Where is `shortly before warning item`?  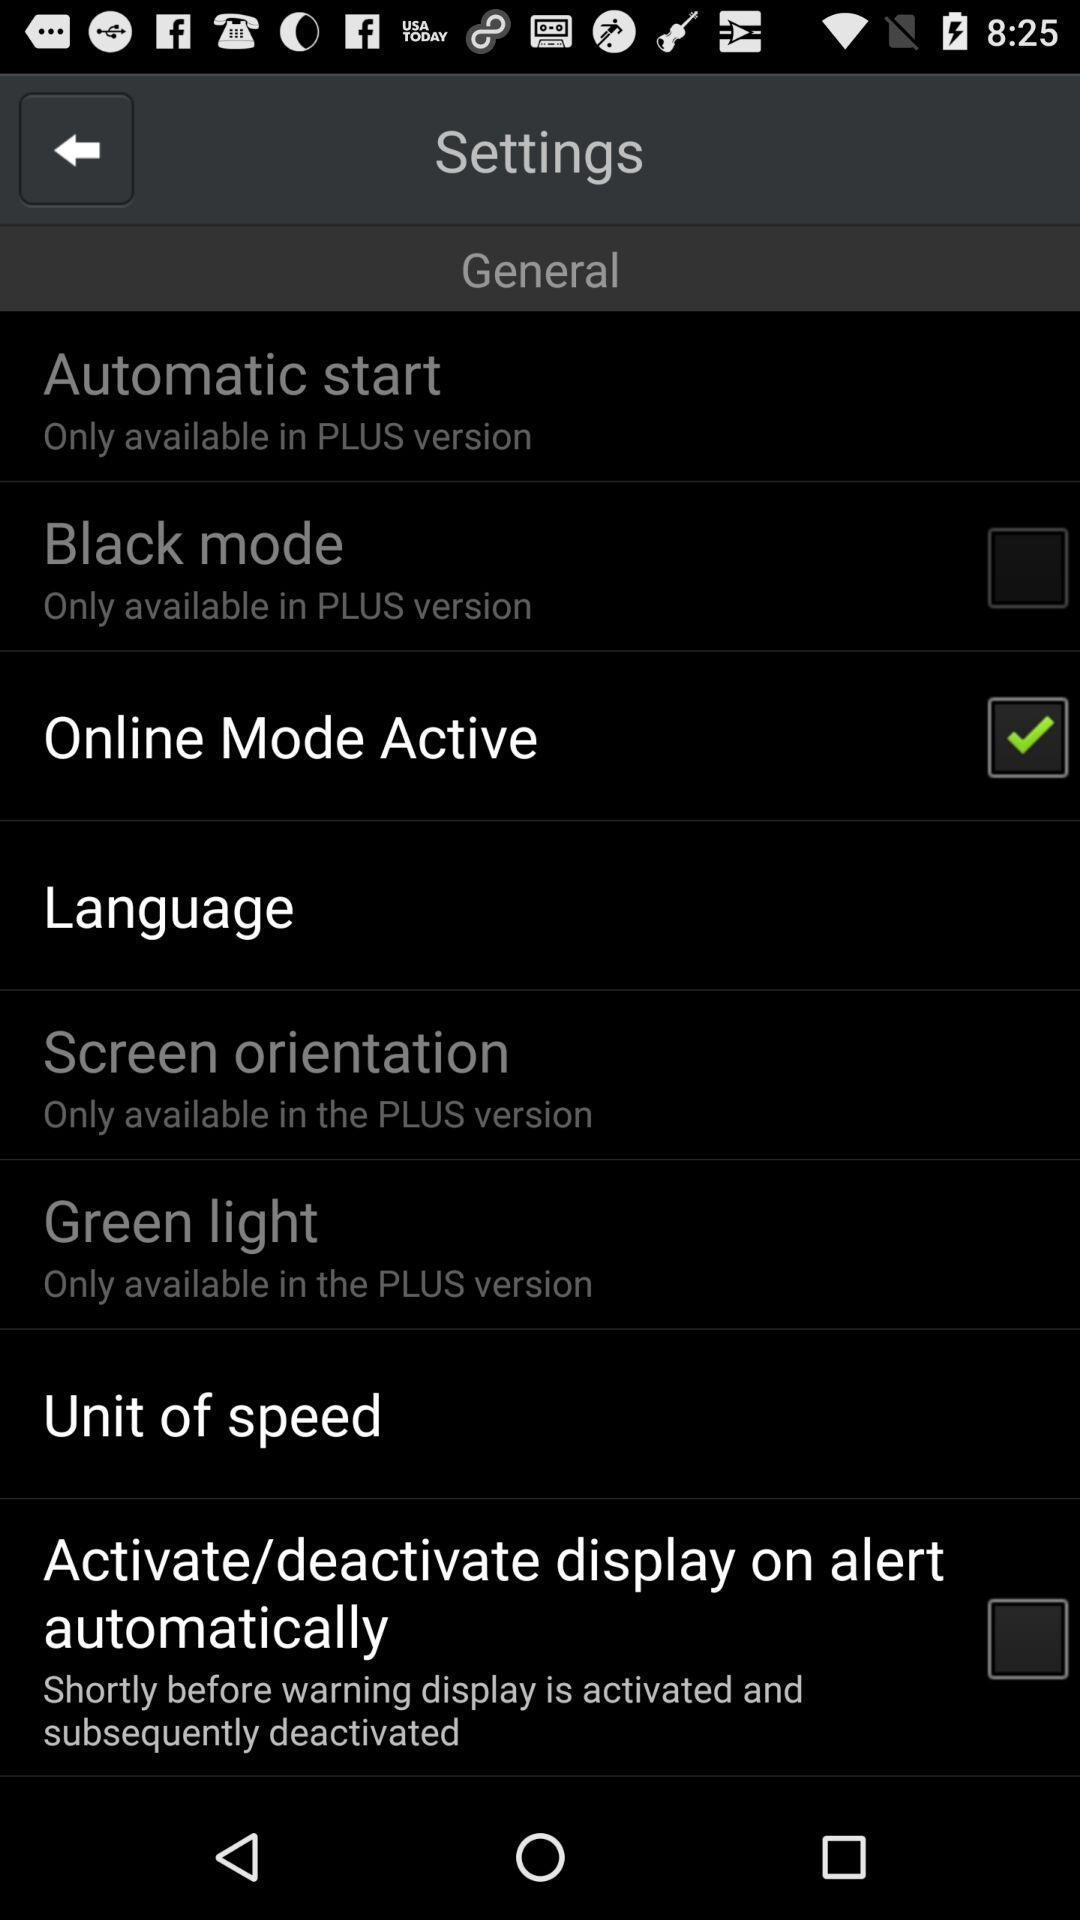
shortly before warning item is located at coordinates (501, 1708).